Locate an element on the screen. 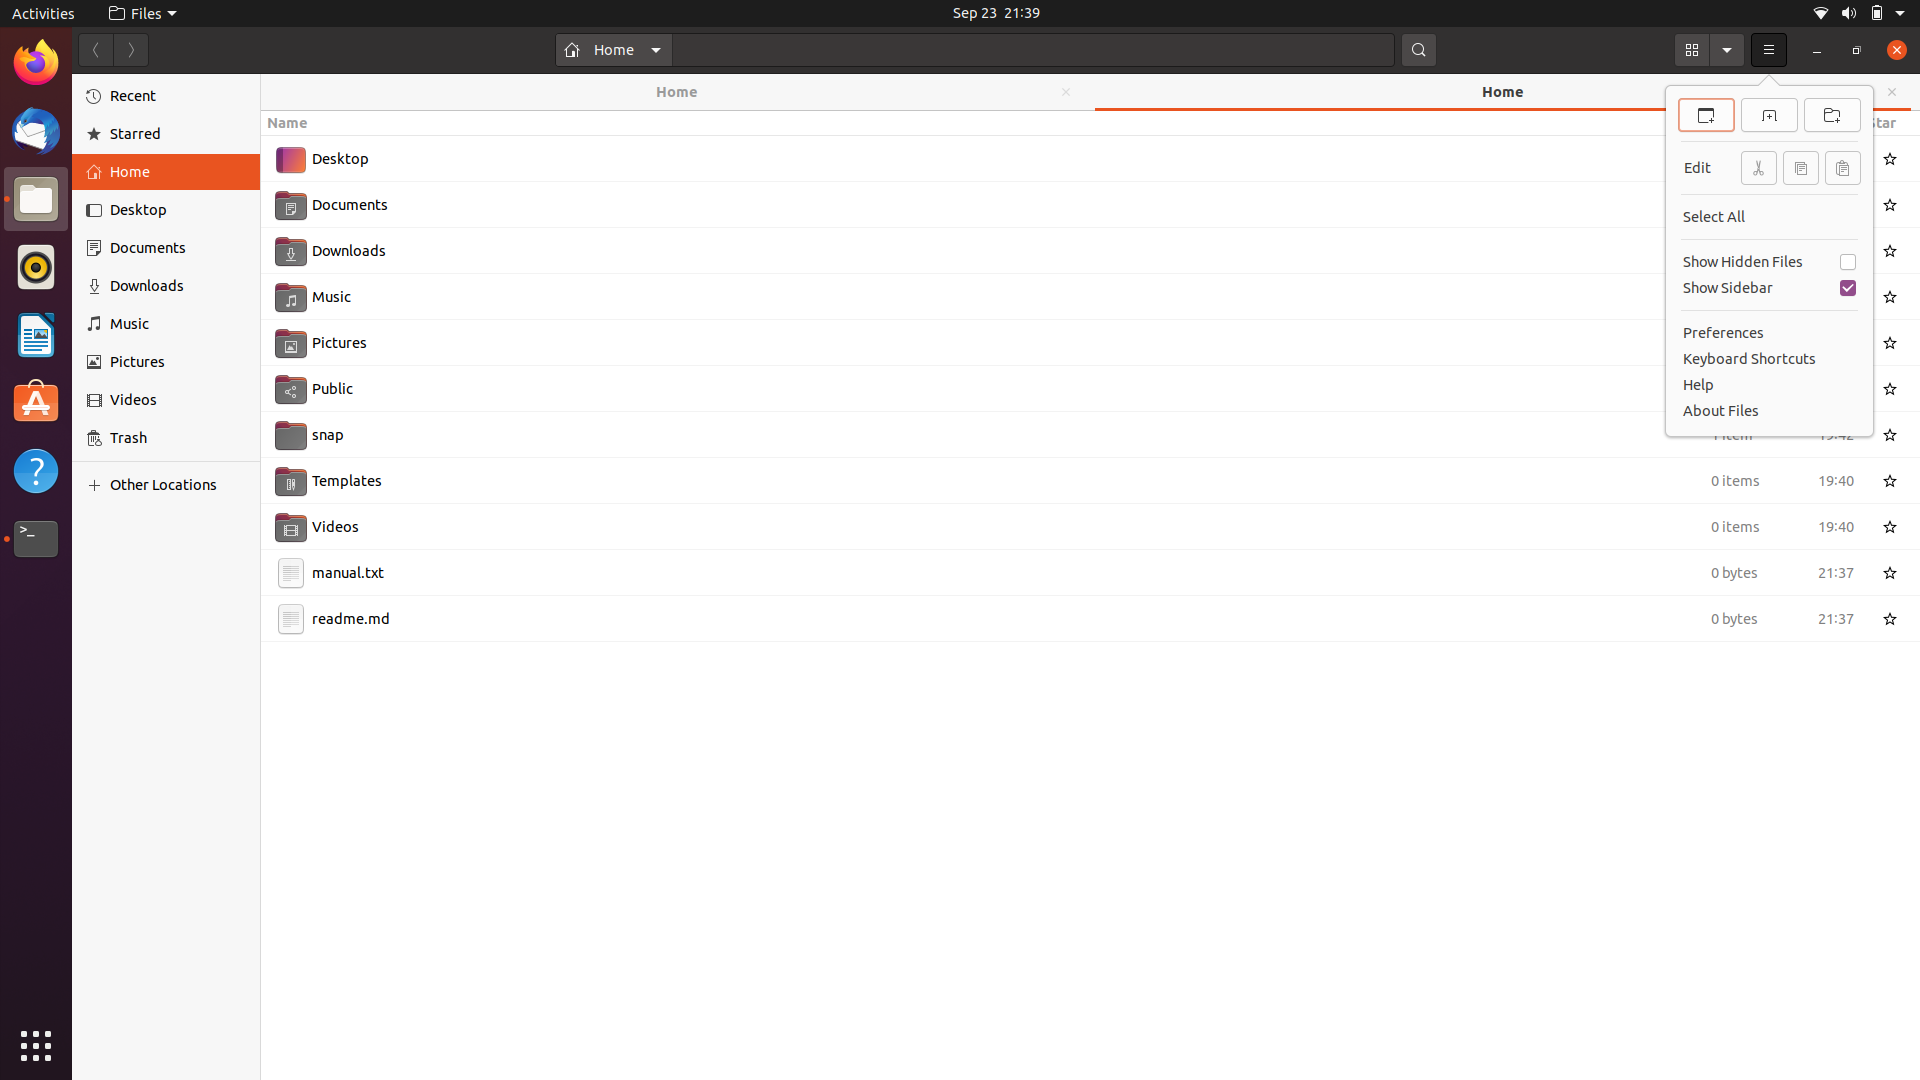 The width and height of the screenshot is (1920, 1080). Duplicate the readme.md file through keyboard actions is located at coordinates (1068, 616).